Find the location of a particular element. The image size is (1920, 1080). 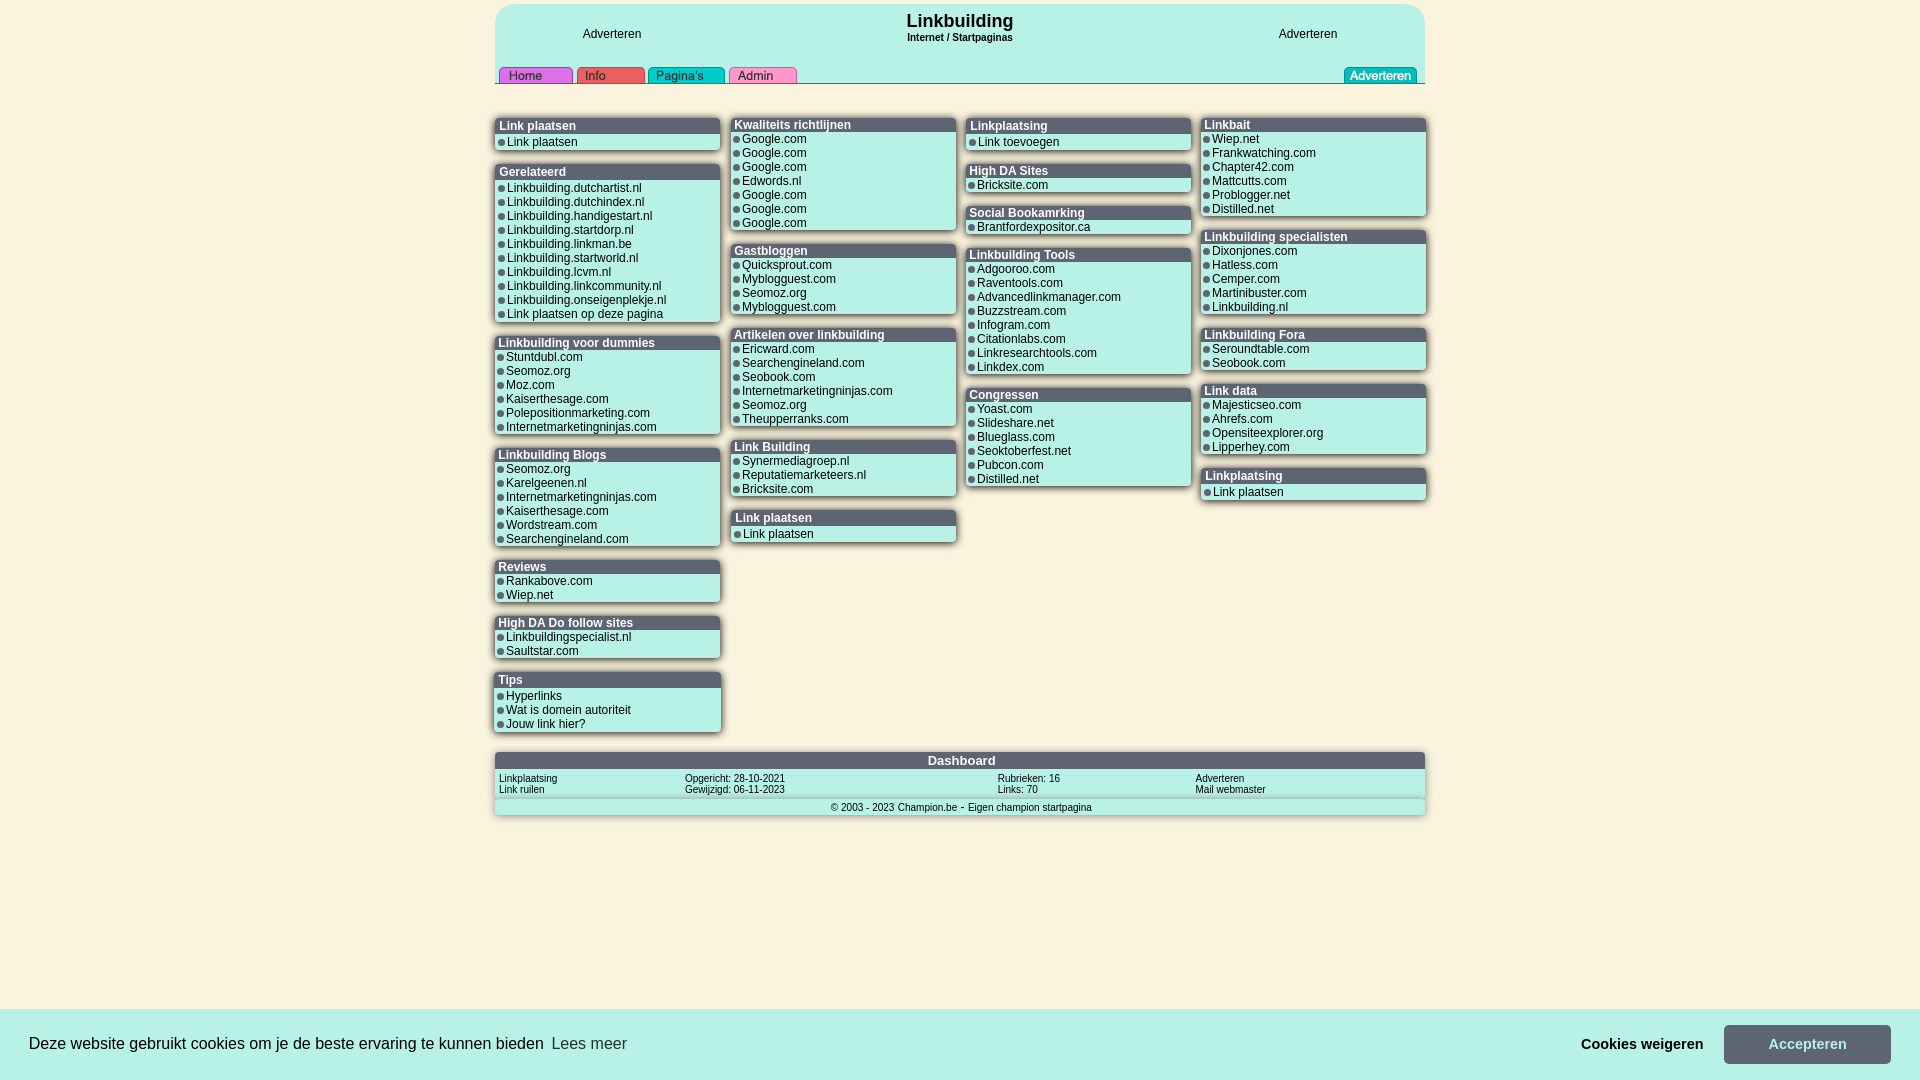

'Link plaatsen op deze pagina' is located at coordinates (584, 313).